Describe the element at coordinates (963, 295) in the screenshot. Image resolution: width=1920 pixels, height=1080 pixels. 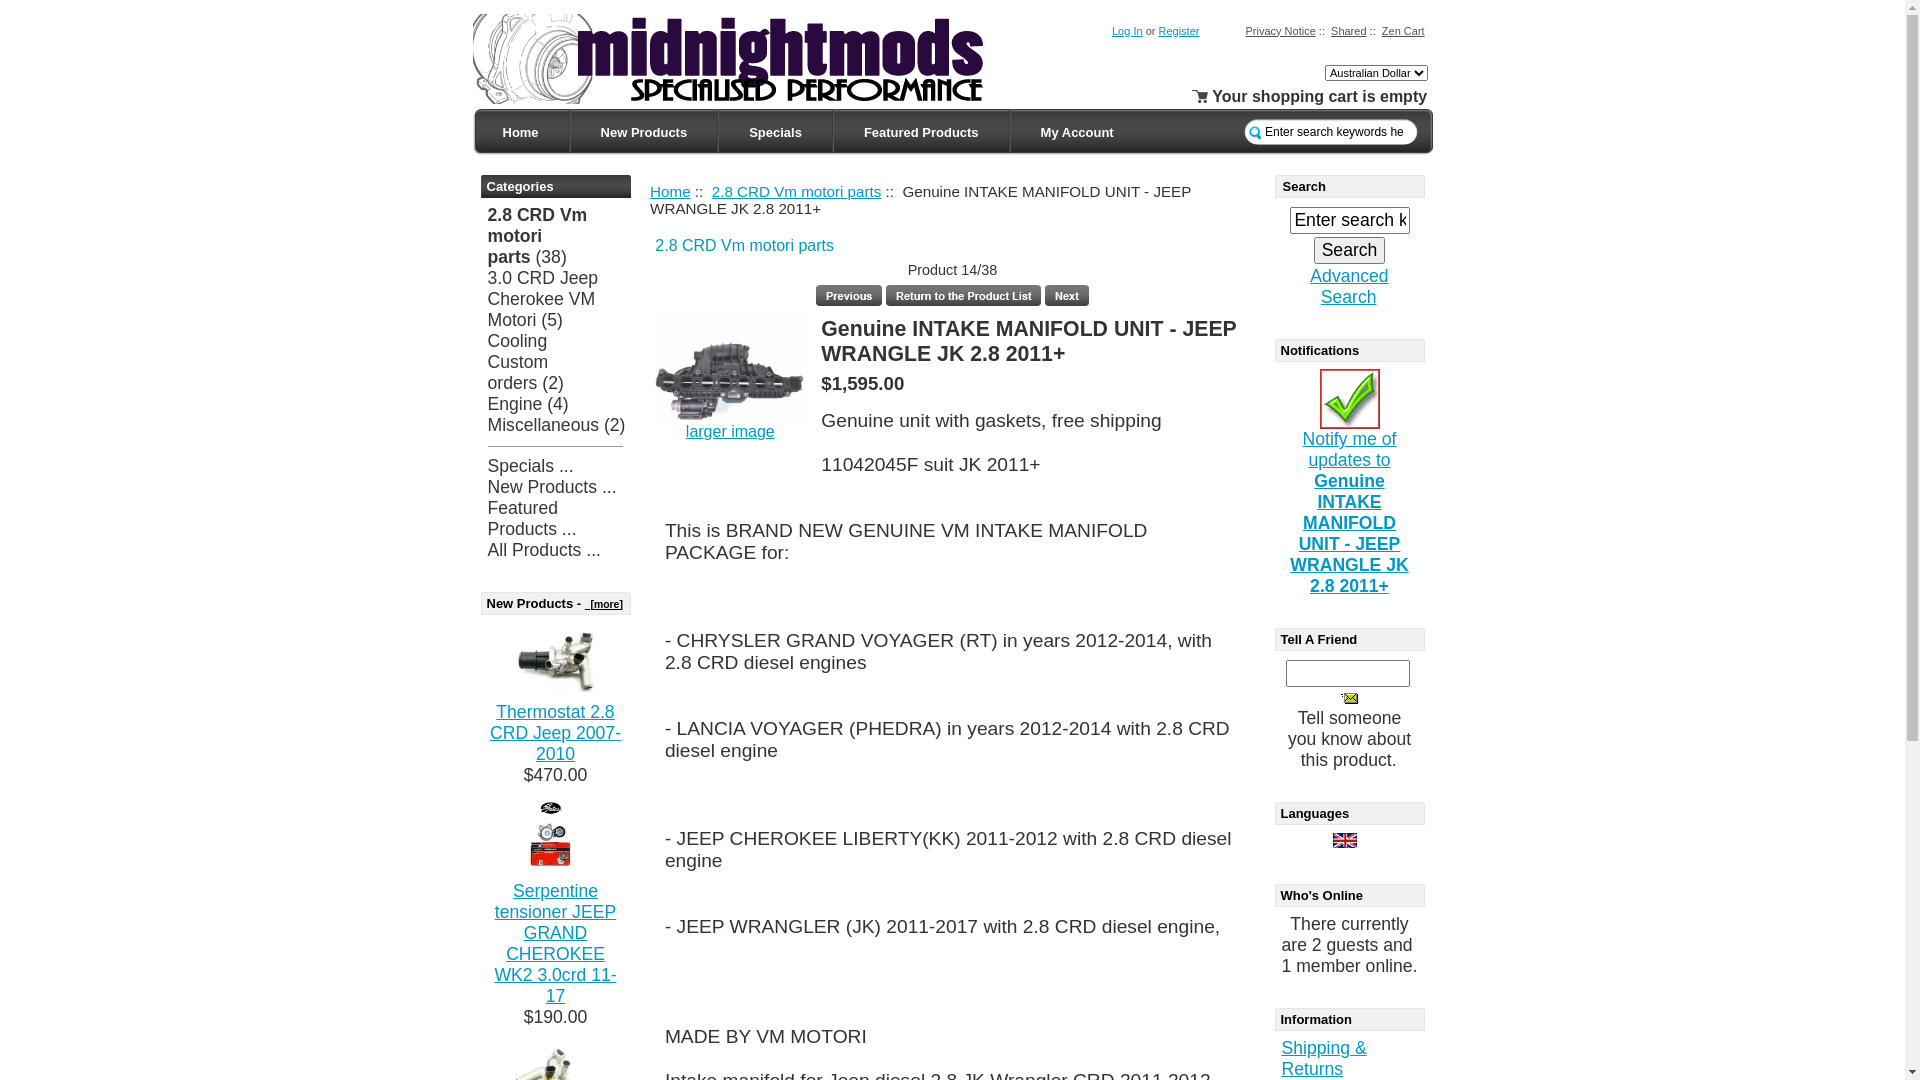
I see `' Return to the Product List '` at that location.